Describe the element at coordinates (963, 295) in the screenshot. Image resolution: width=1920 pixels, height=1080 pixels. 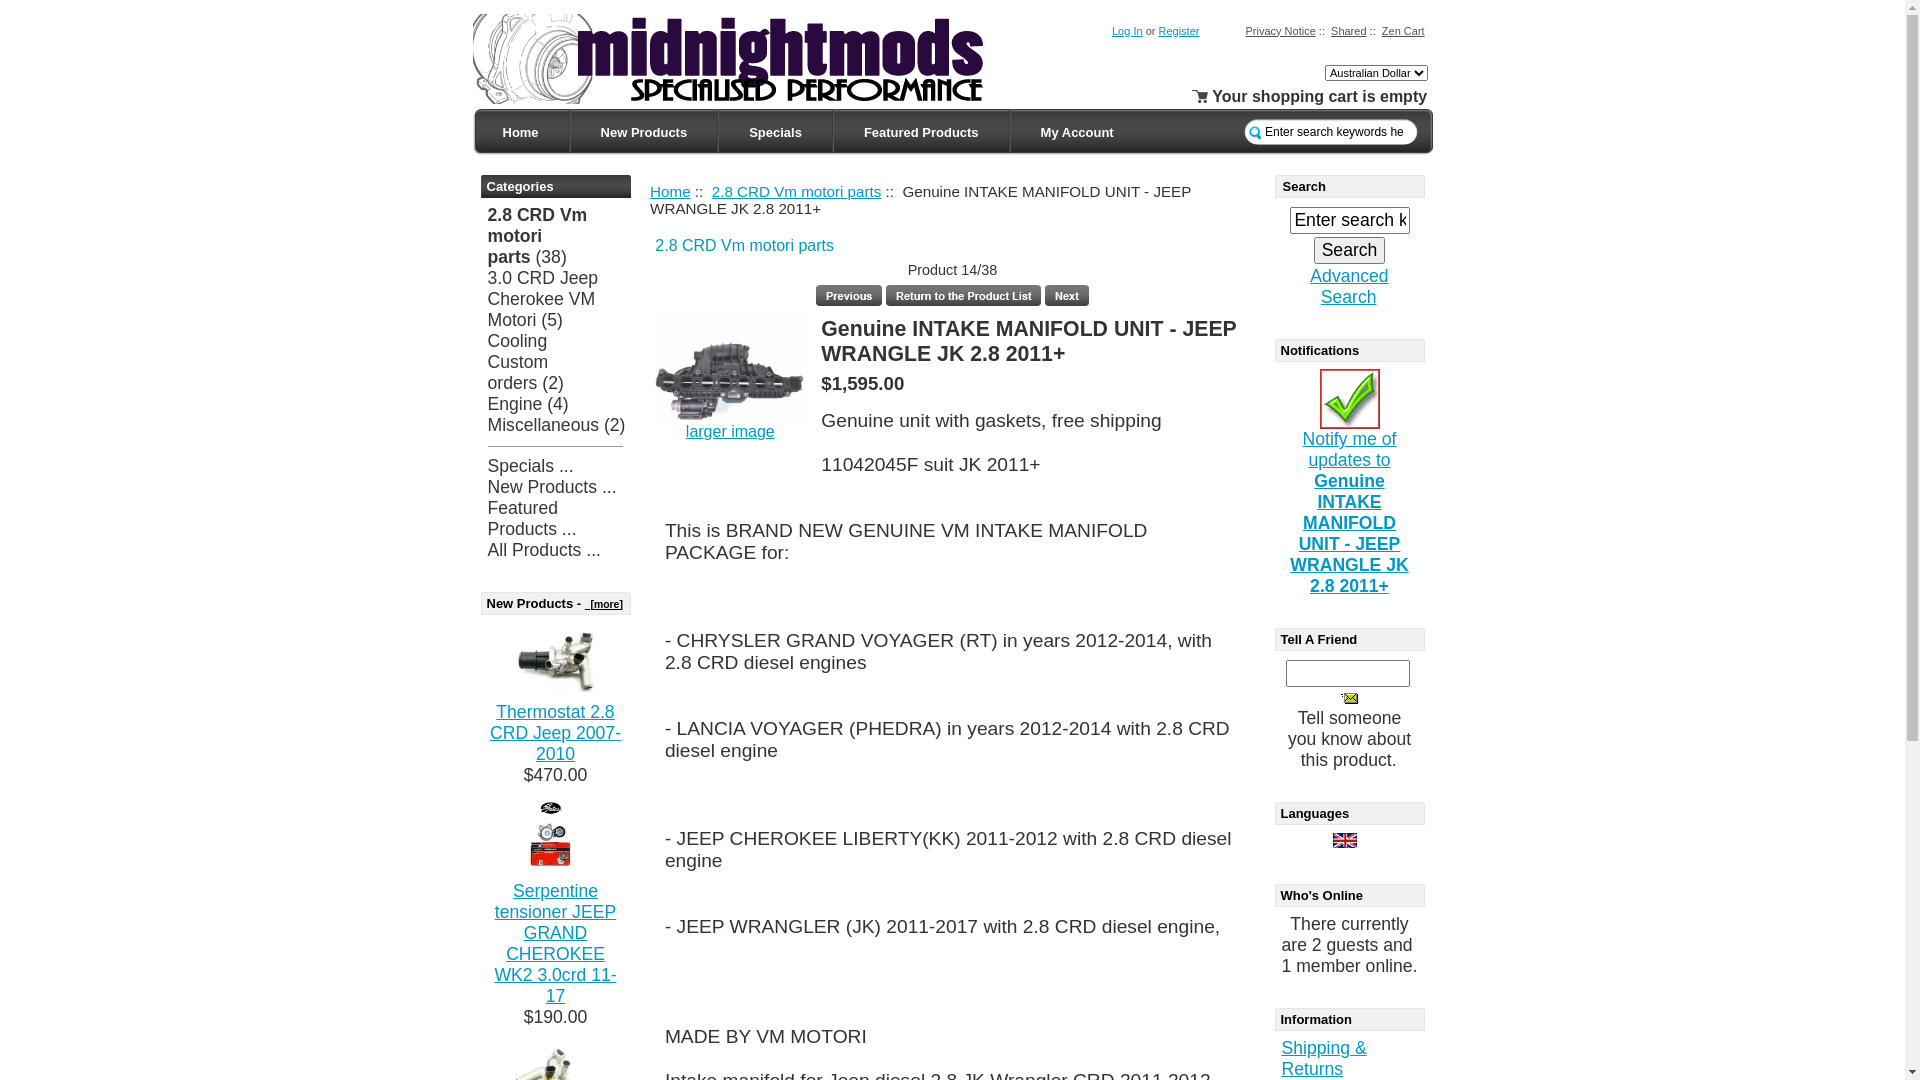
I see `' Return to the Product List '` at that location.